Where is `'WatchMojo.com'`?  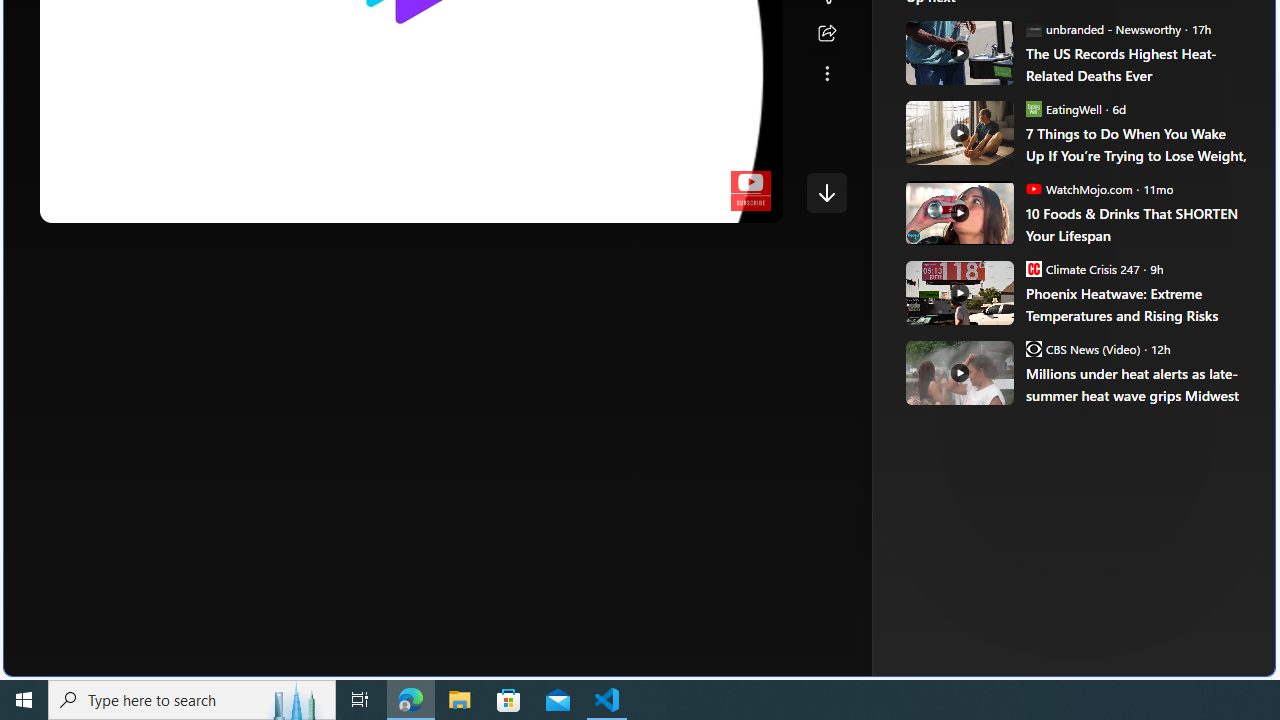 'WatchMojo.com' is located at coordinates (1033, 188).